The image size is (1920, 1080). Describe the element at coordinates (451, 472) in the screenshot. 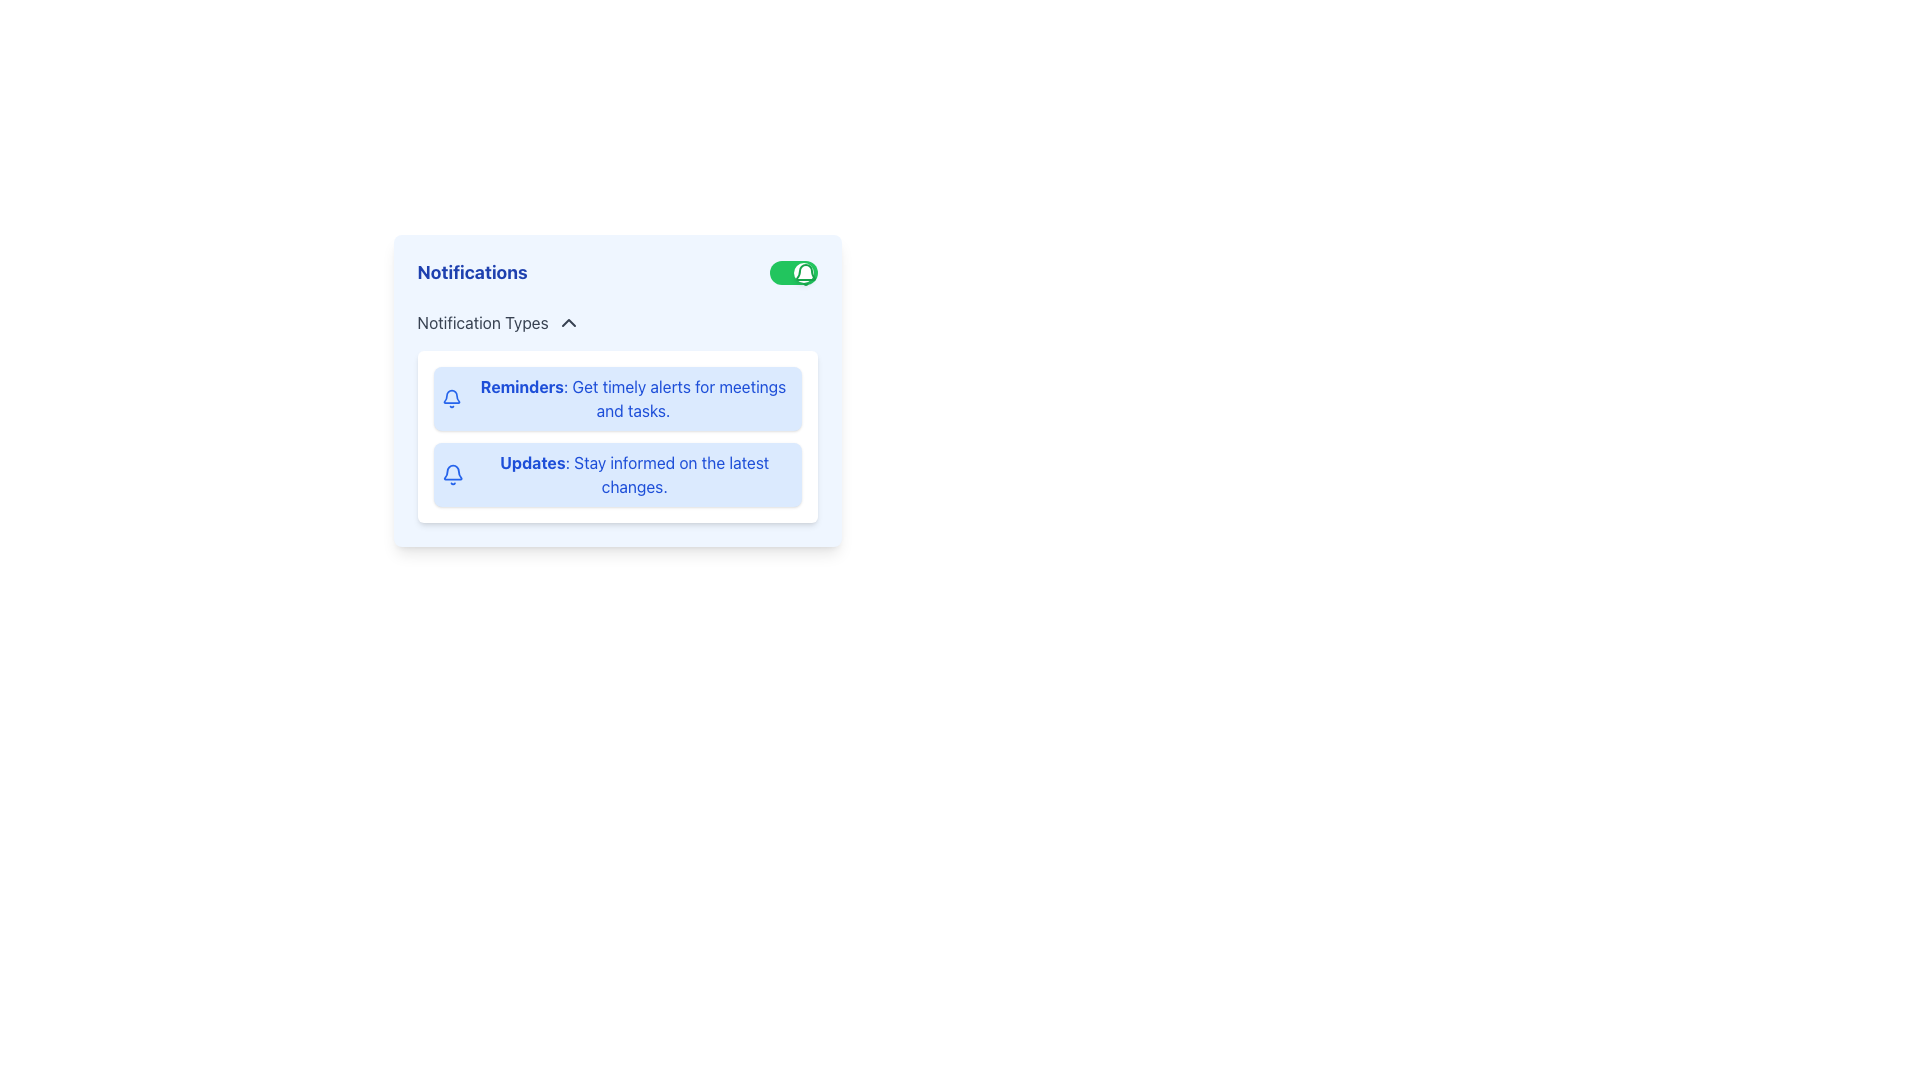

I see `the blue notification bell icon located to the left of the toggle switch in the 'Notifications' section` at that location.